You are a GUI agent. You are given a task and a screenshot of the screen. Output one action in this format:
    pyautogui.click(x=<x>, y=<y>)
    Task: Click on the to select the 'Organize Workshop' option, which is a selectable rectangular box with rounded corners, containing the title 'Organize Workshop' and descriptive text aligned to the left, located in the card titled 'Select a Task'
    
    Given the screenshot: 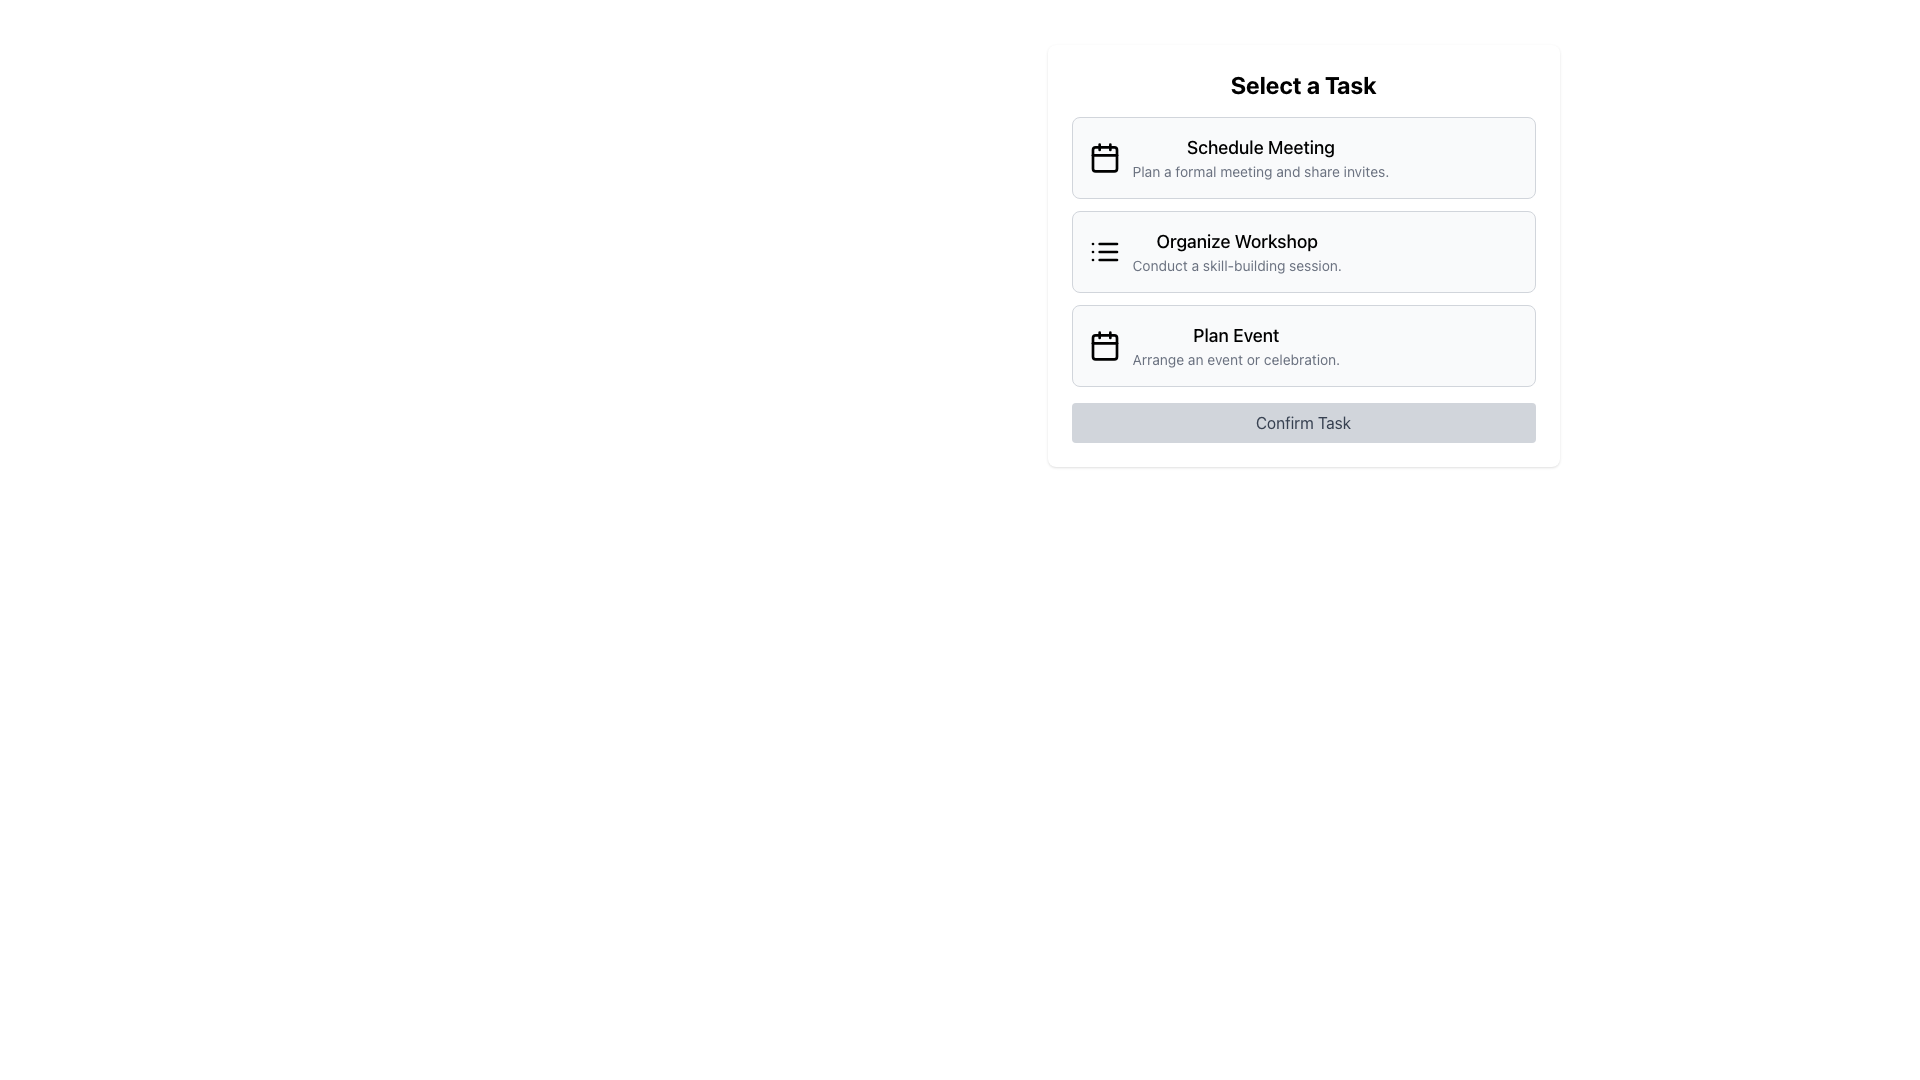 What is the action you would take?
    pyautogui.click(x=1303, y=254)
    